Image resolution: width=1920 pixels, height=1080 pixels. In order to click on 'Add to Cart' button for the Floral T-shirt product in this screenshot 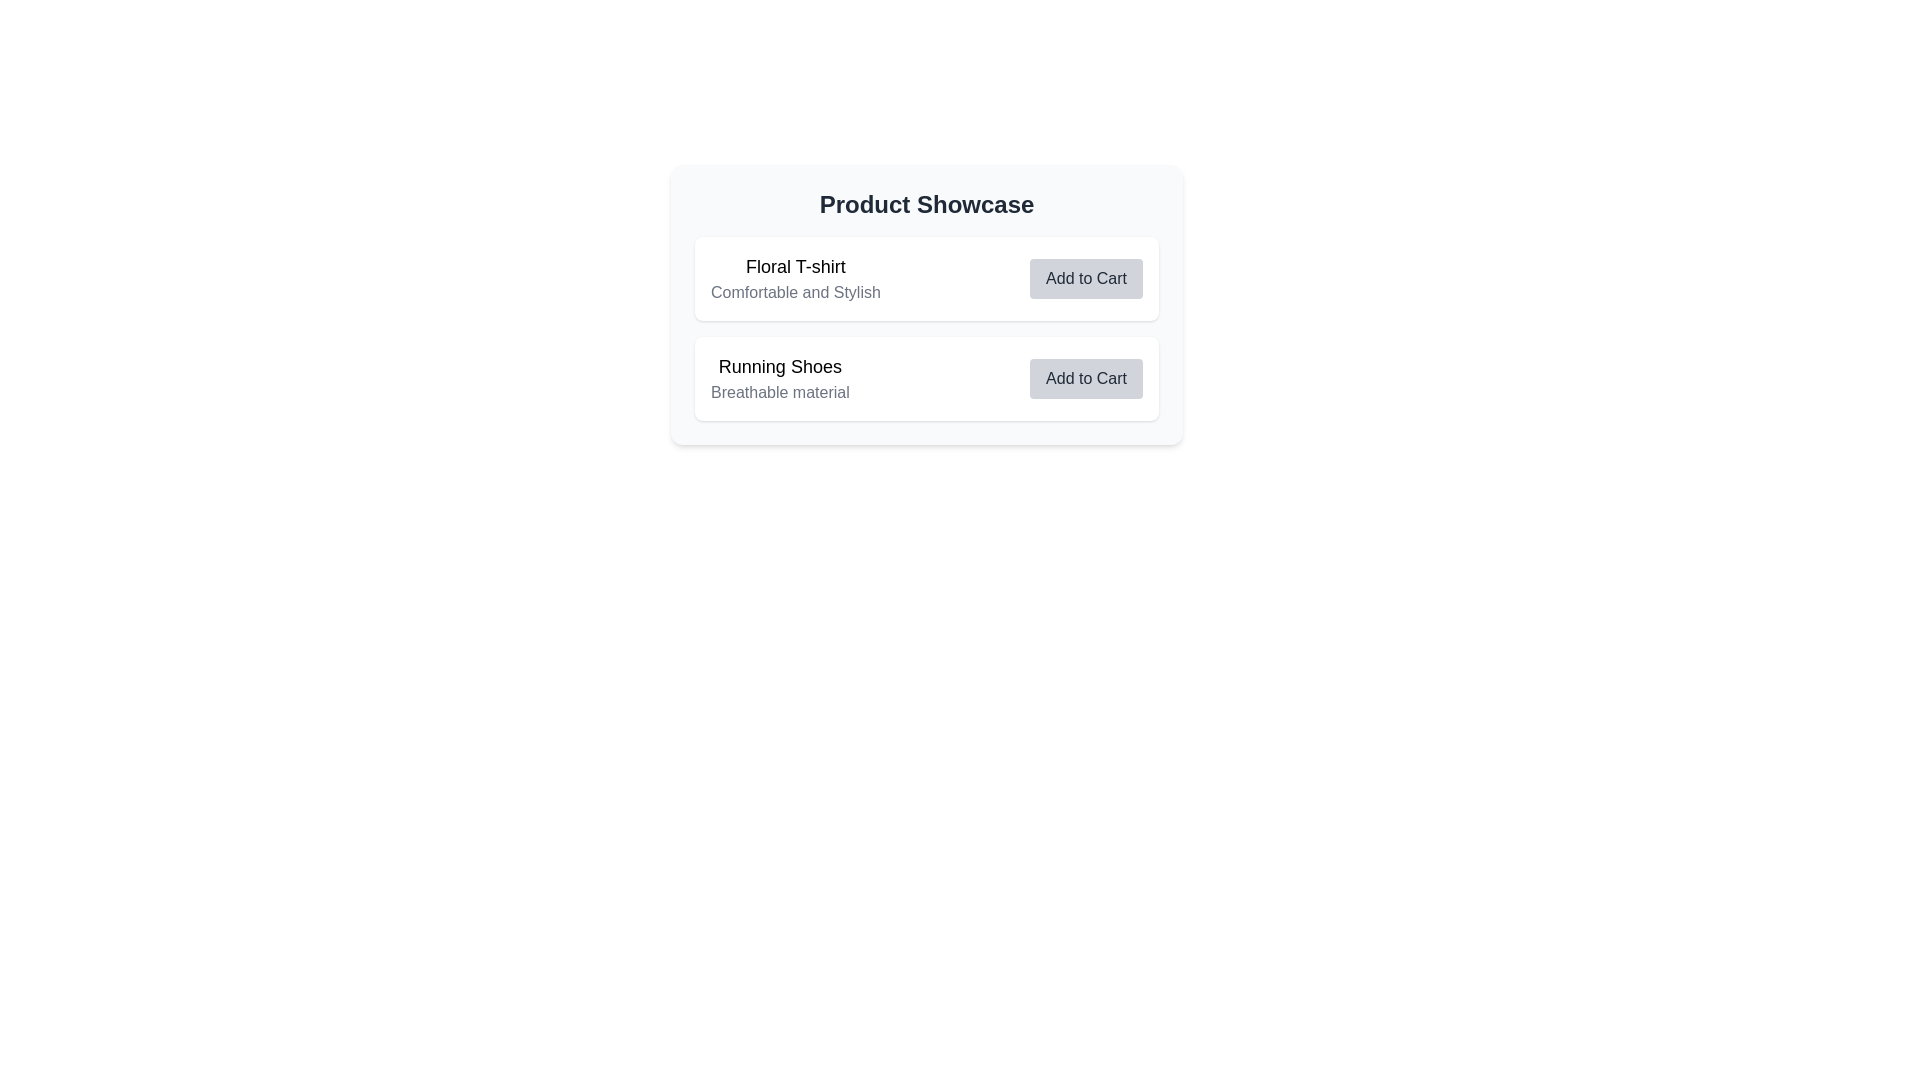, I will do `click(1085, 278)`.